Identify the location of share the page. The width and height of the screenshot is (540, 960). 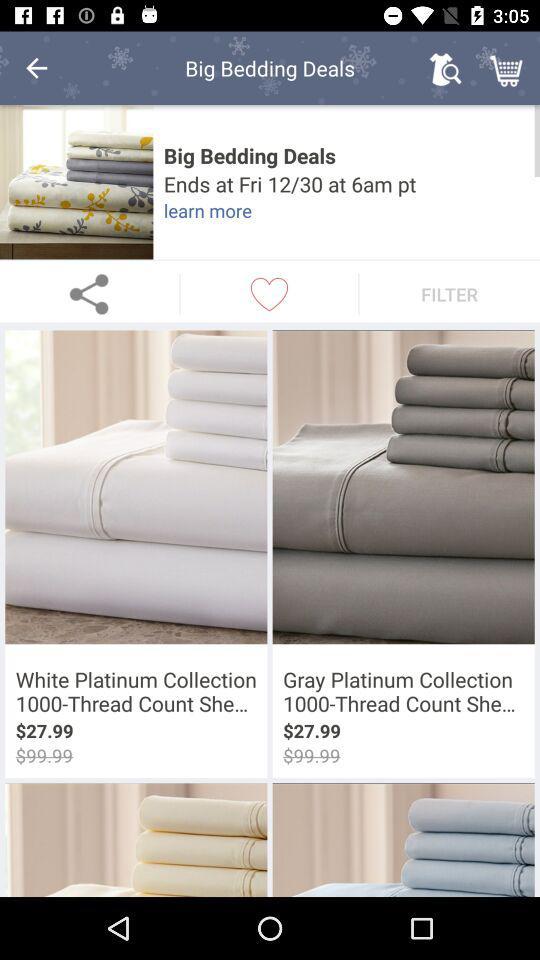
(88, 293).